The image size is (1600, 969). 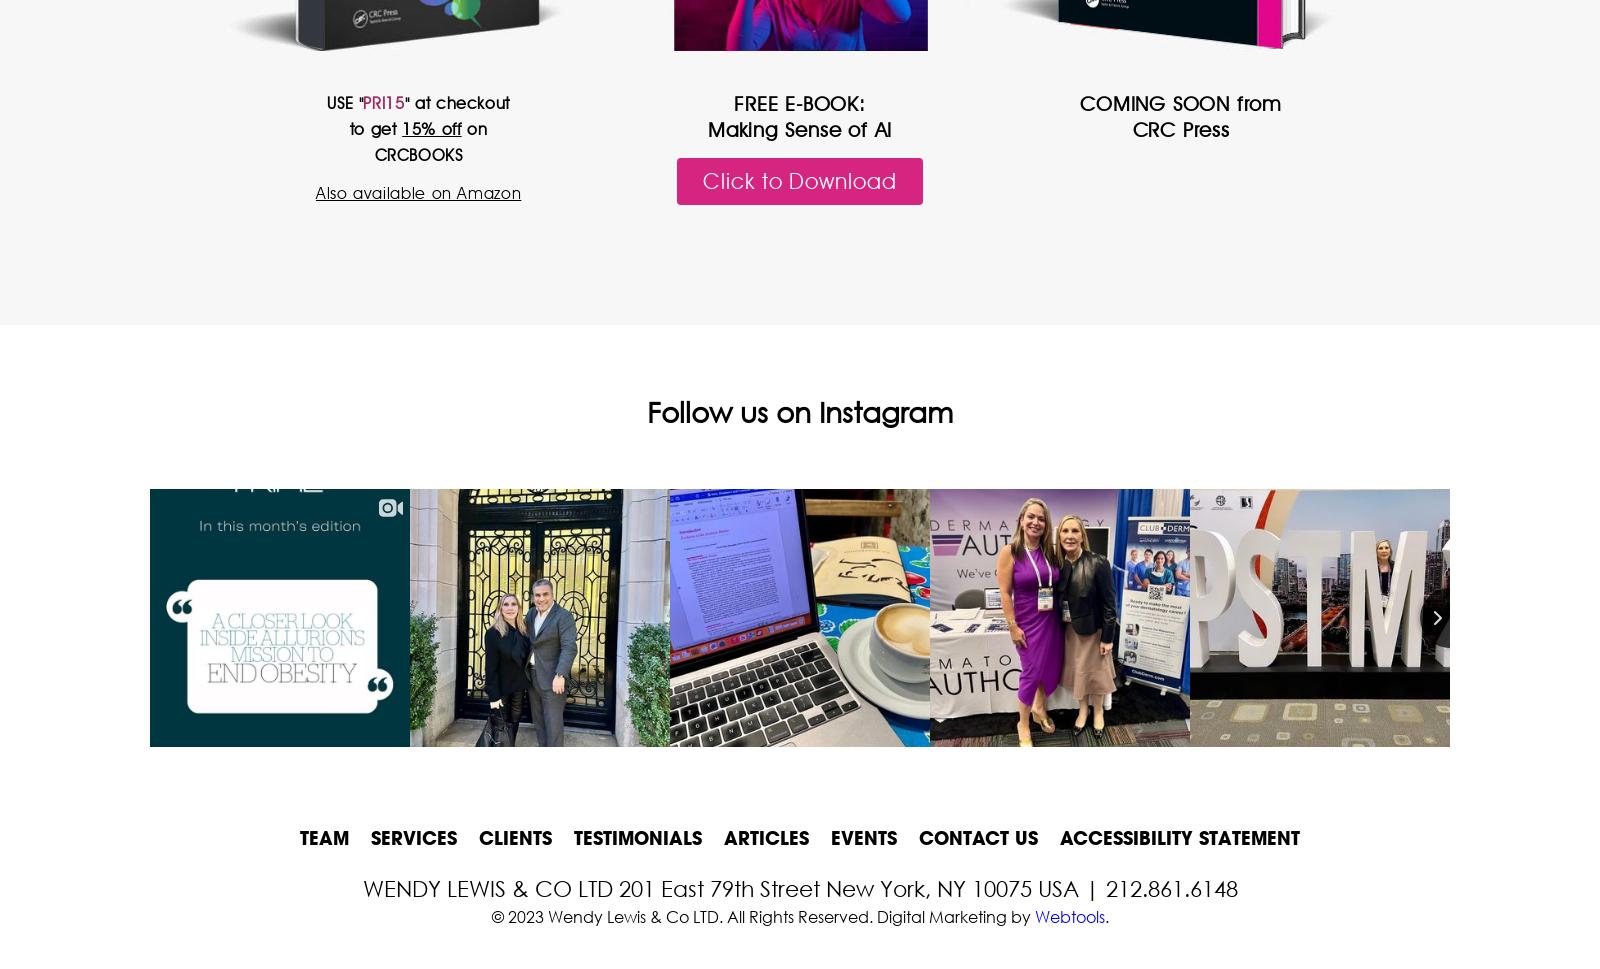 I want to click on '" at checkout', so click(x=455, y=102).